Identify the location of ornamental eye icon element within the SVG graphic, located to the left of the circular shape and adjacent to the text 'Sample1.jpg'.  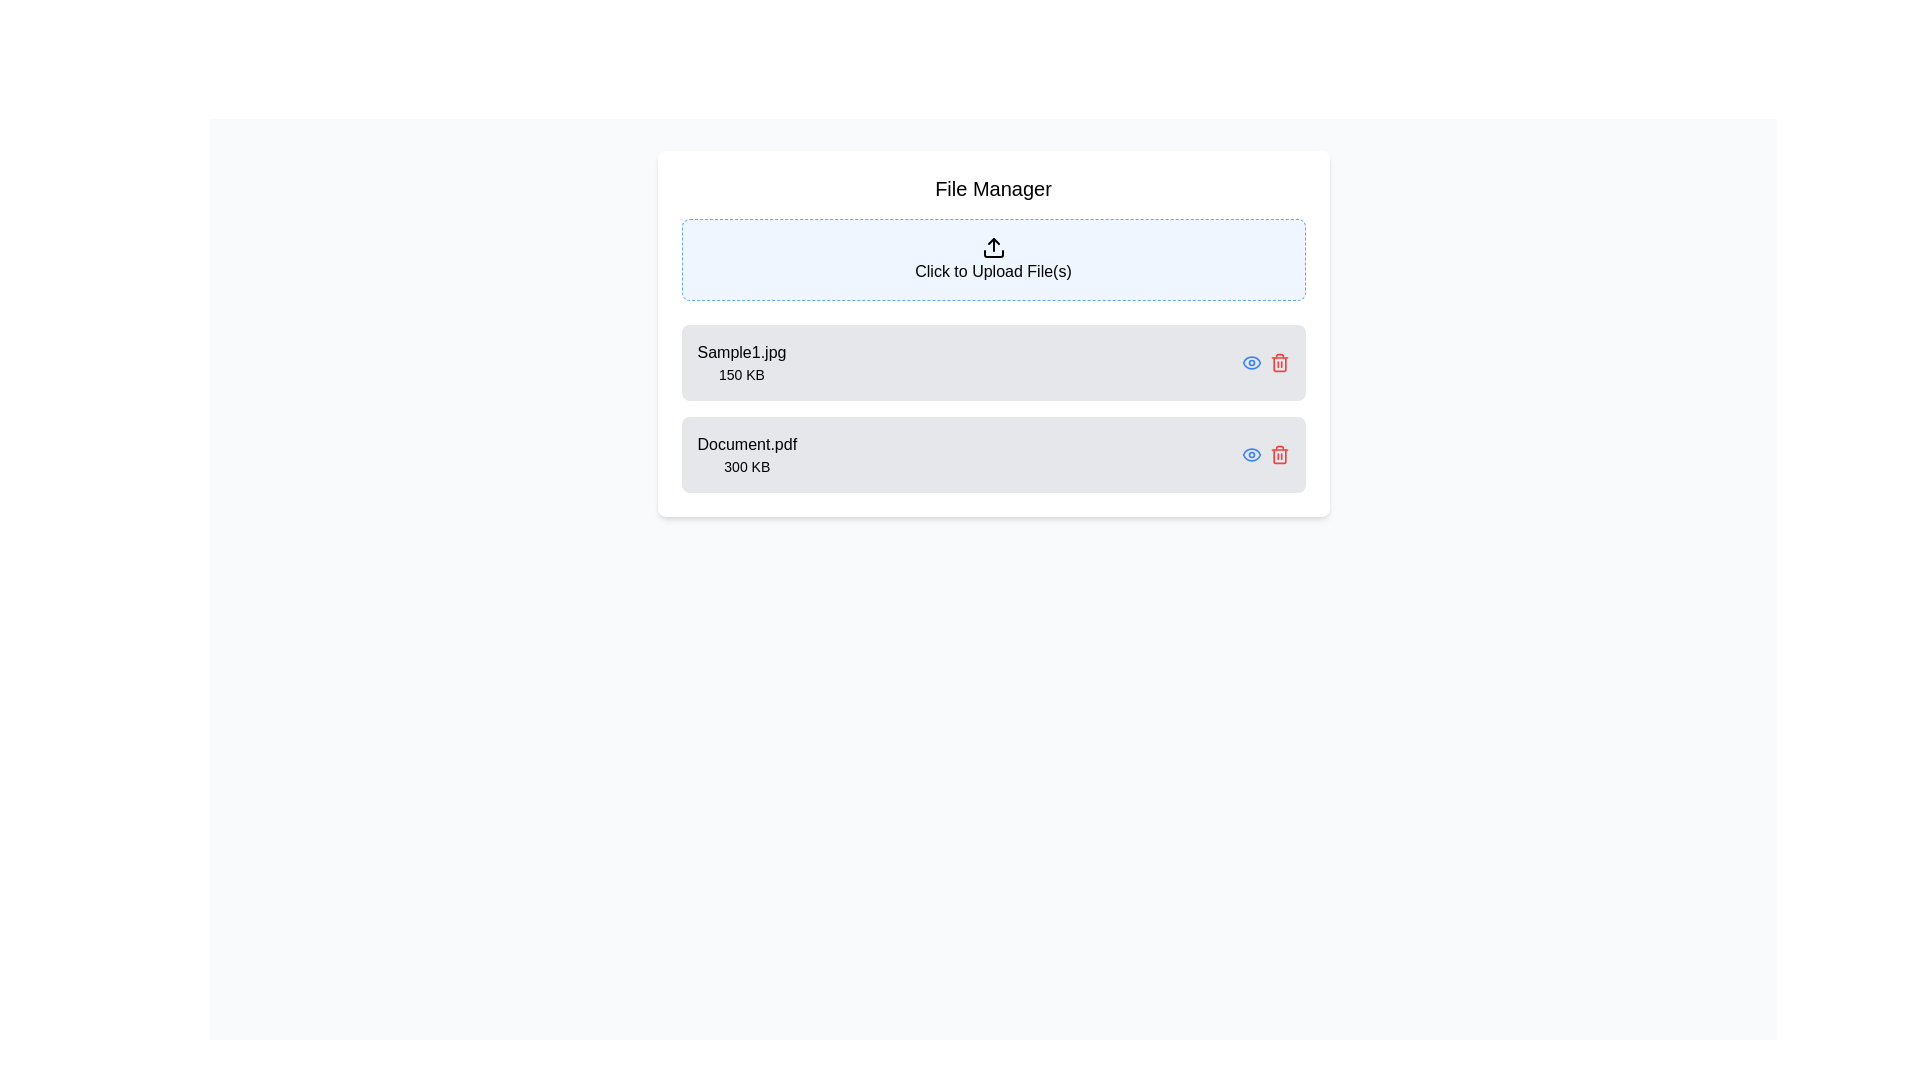
(1250, 455).